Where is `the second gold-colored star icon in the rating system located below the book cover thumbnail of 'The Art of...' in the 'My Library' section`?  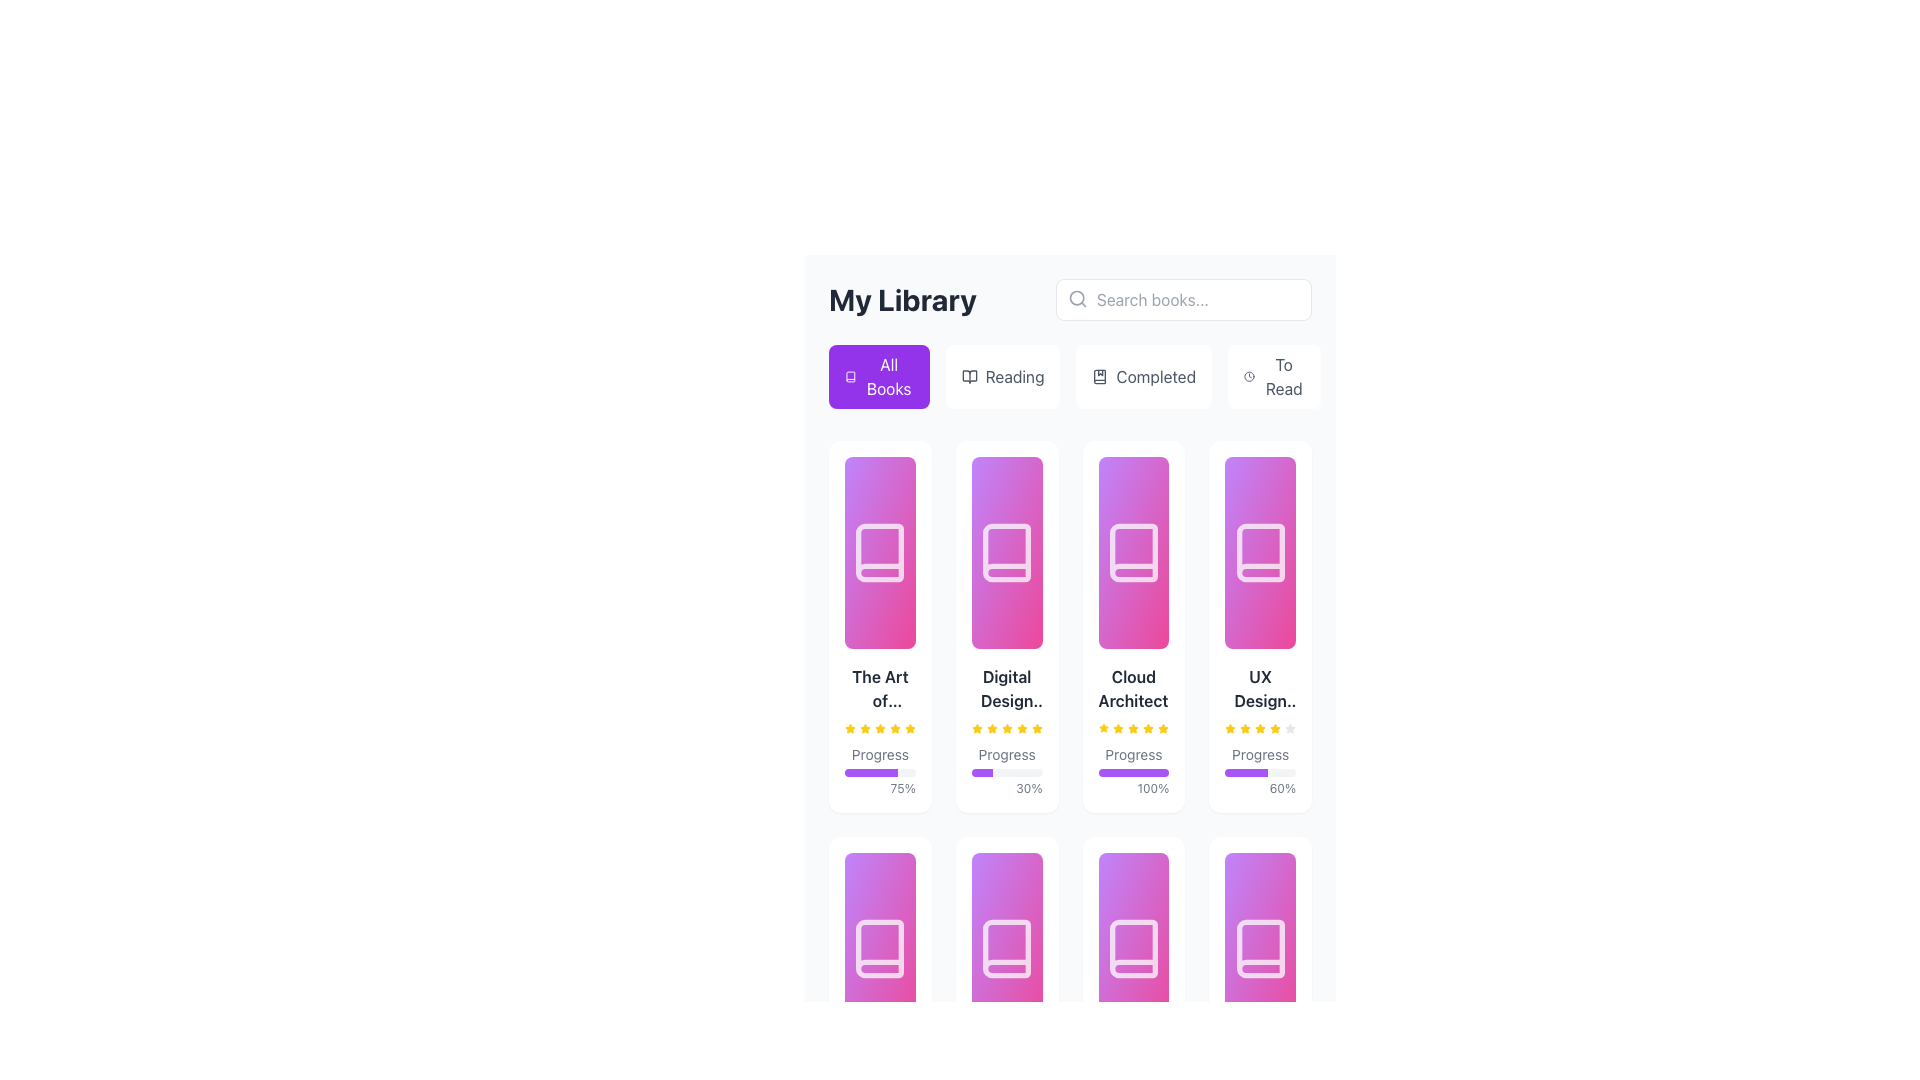
the second gold-colored star icon in the rating system located below the book cover thumbnail of 'The Art of...' in the 'My Library' section is located at coordinates (865, 729).